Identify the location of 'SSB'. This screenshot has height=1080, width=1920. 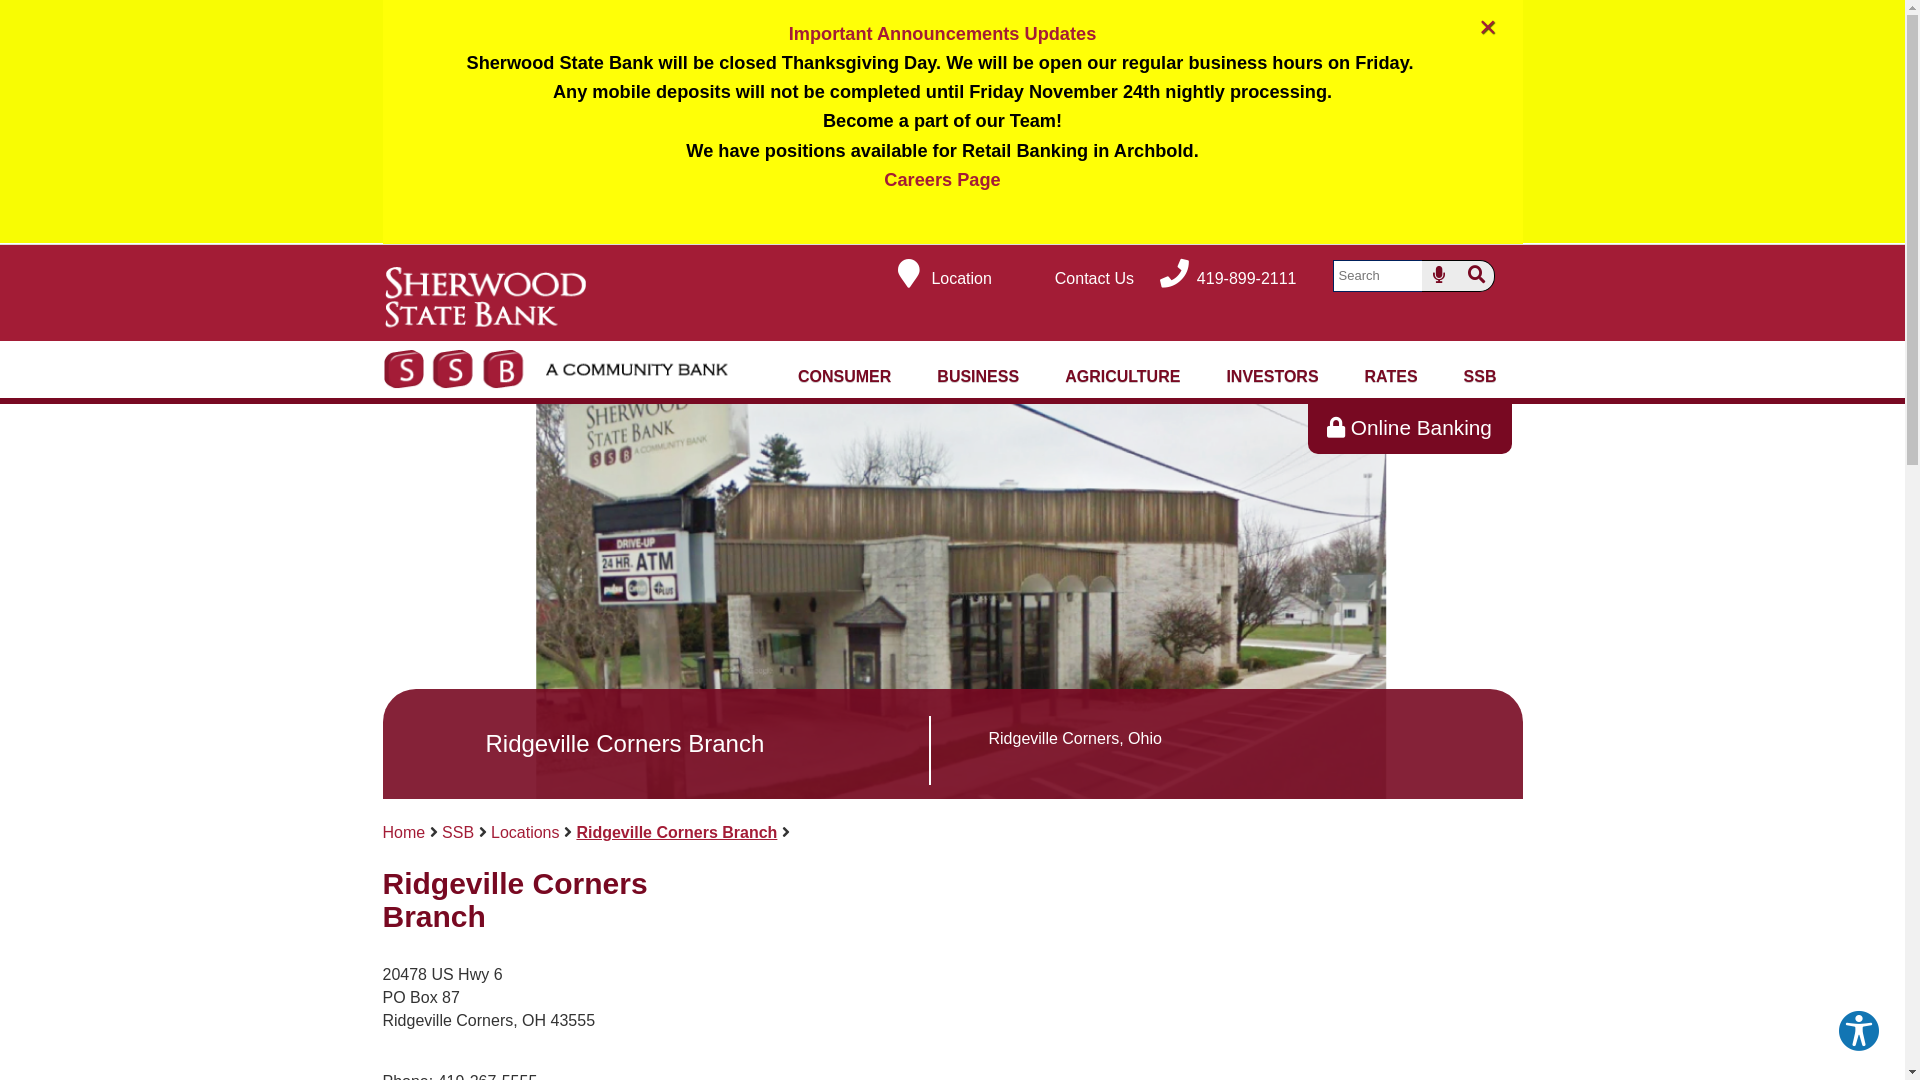
(456, 832).